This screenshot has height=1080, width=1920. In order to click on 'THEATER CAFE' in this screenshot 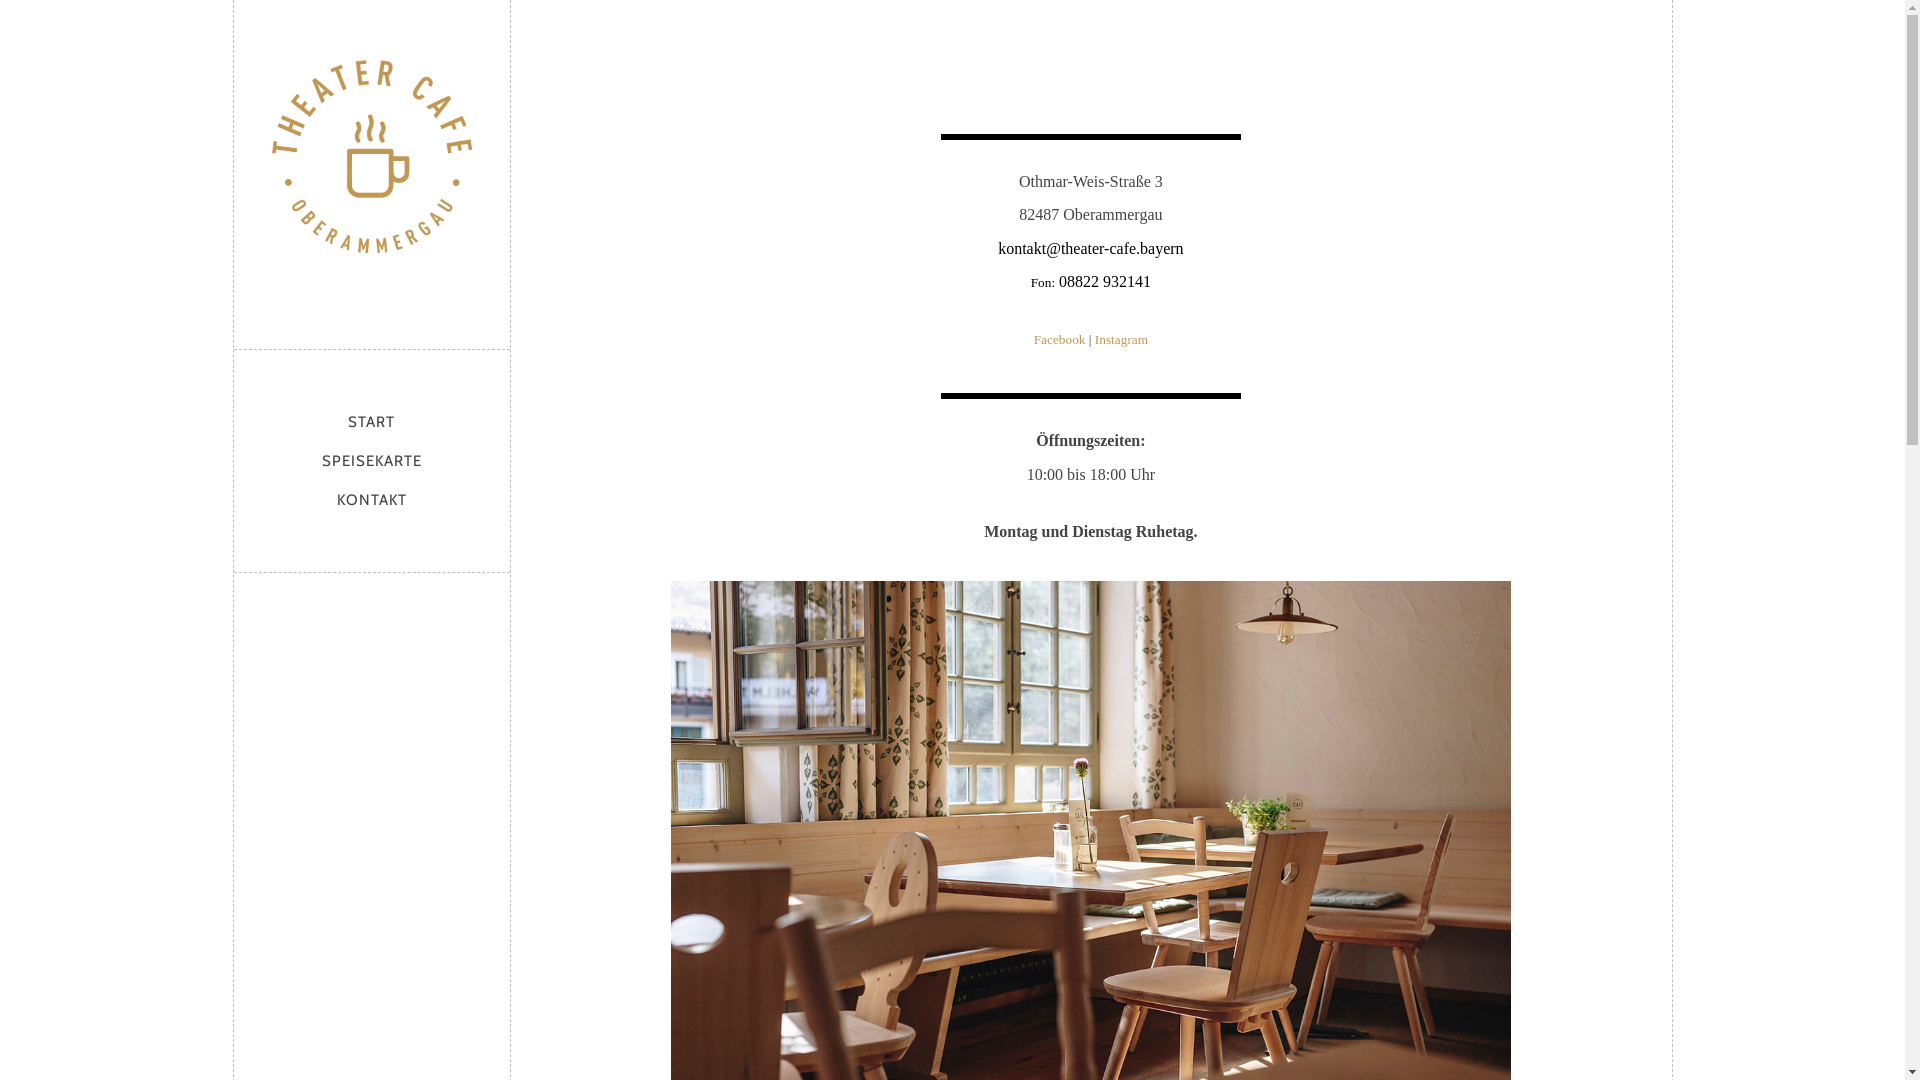, I will do `click(371, 168)`.